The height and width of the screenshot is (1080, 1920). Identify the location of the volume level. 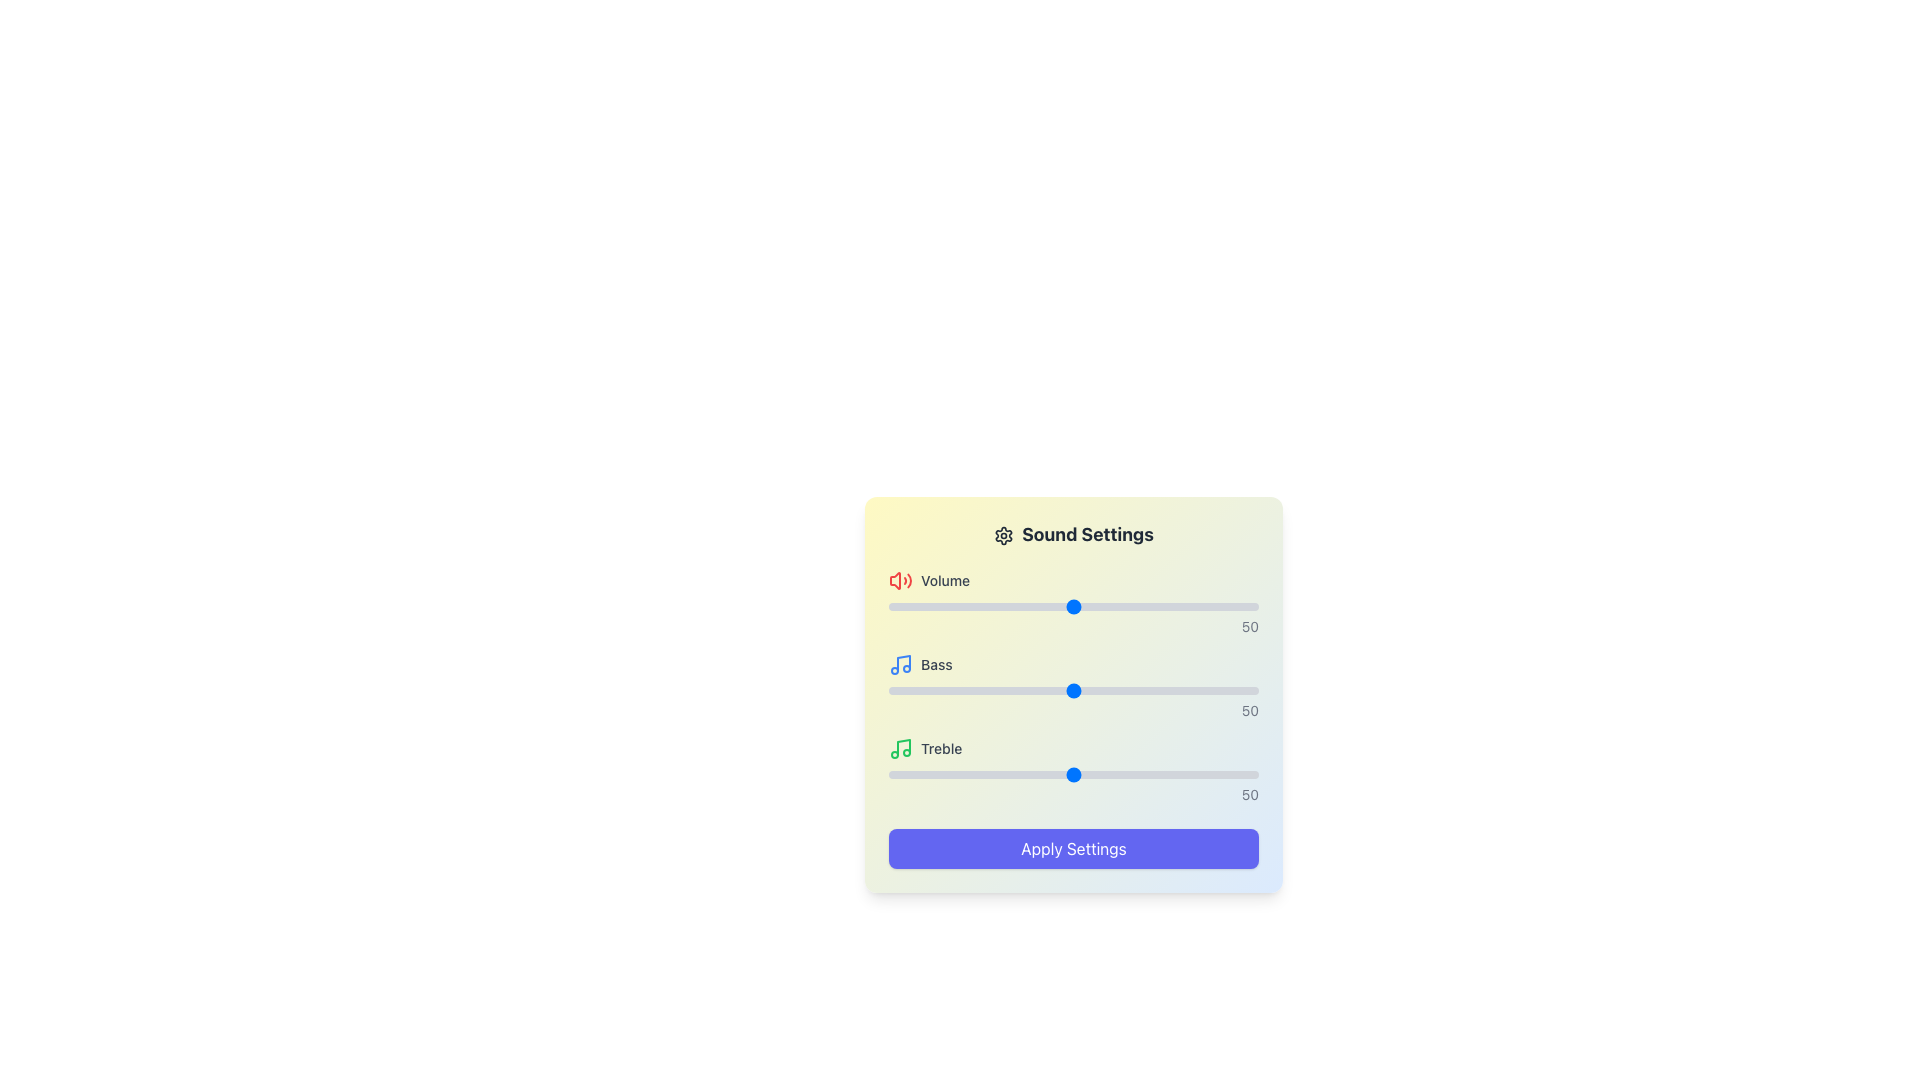
(1050, 605).